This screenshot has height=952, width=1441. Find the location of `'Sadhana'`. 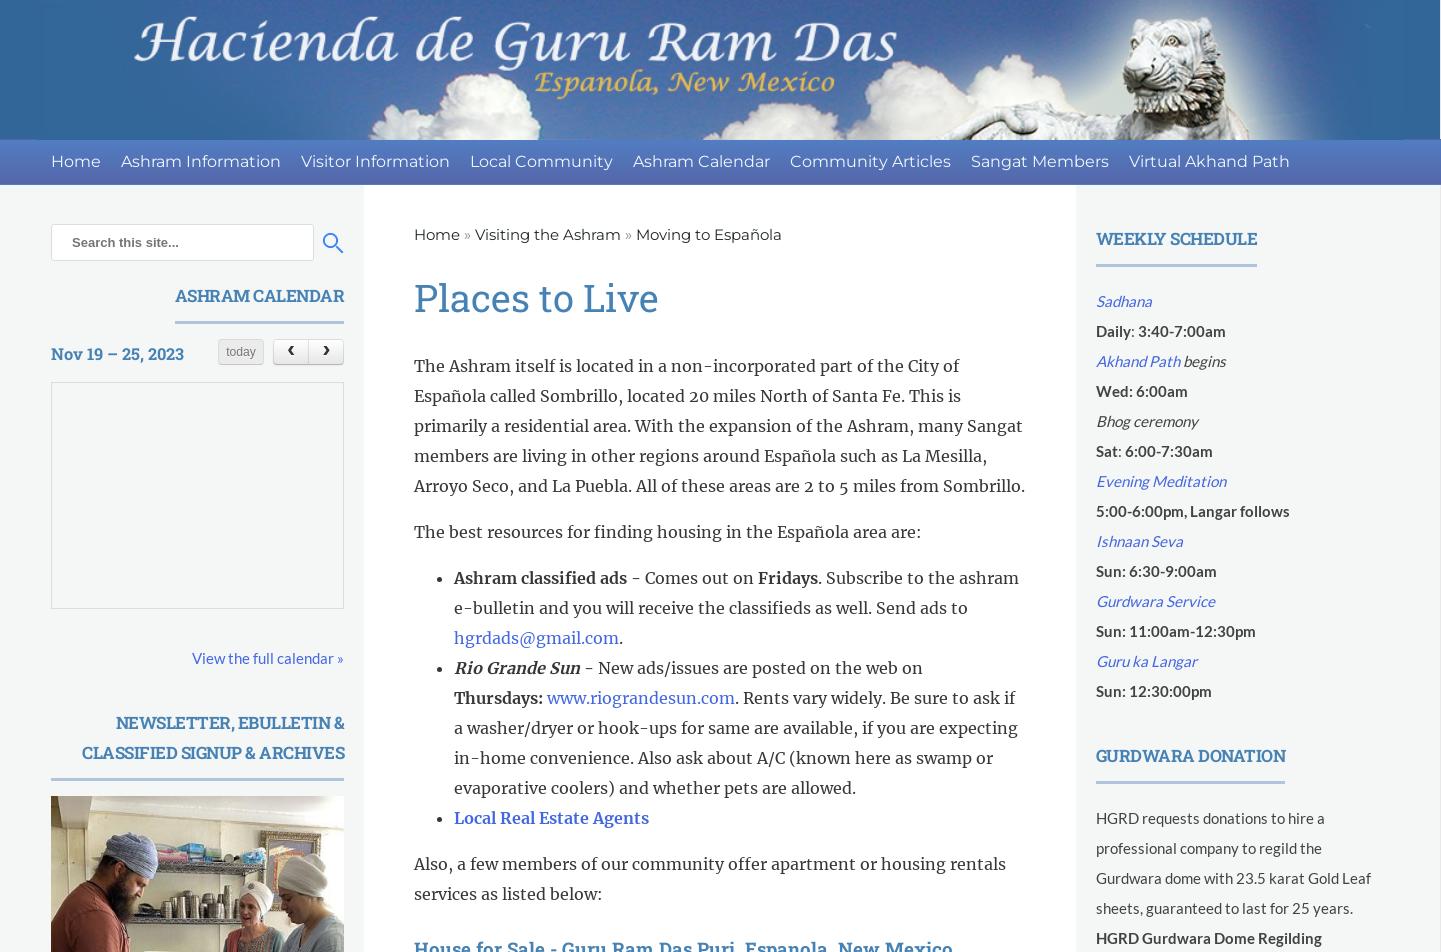

'Sadhana' is located at coordinates (1095, 301).